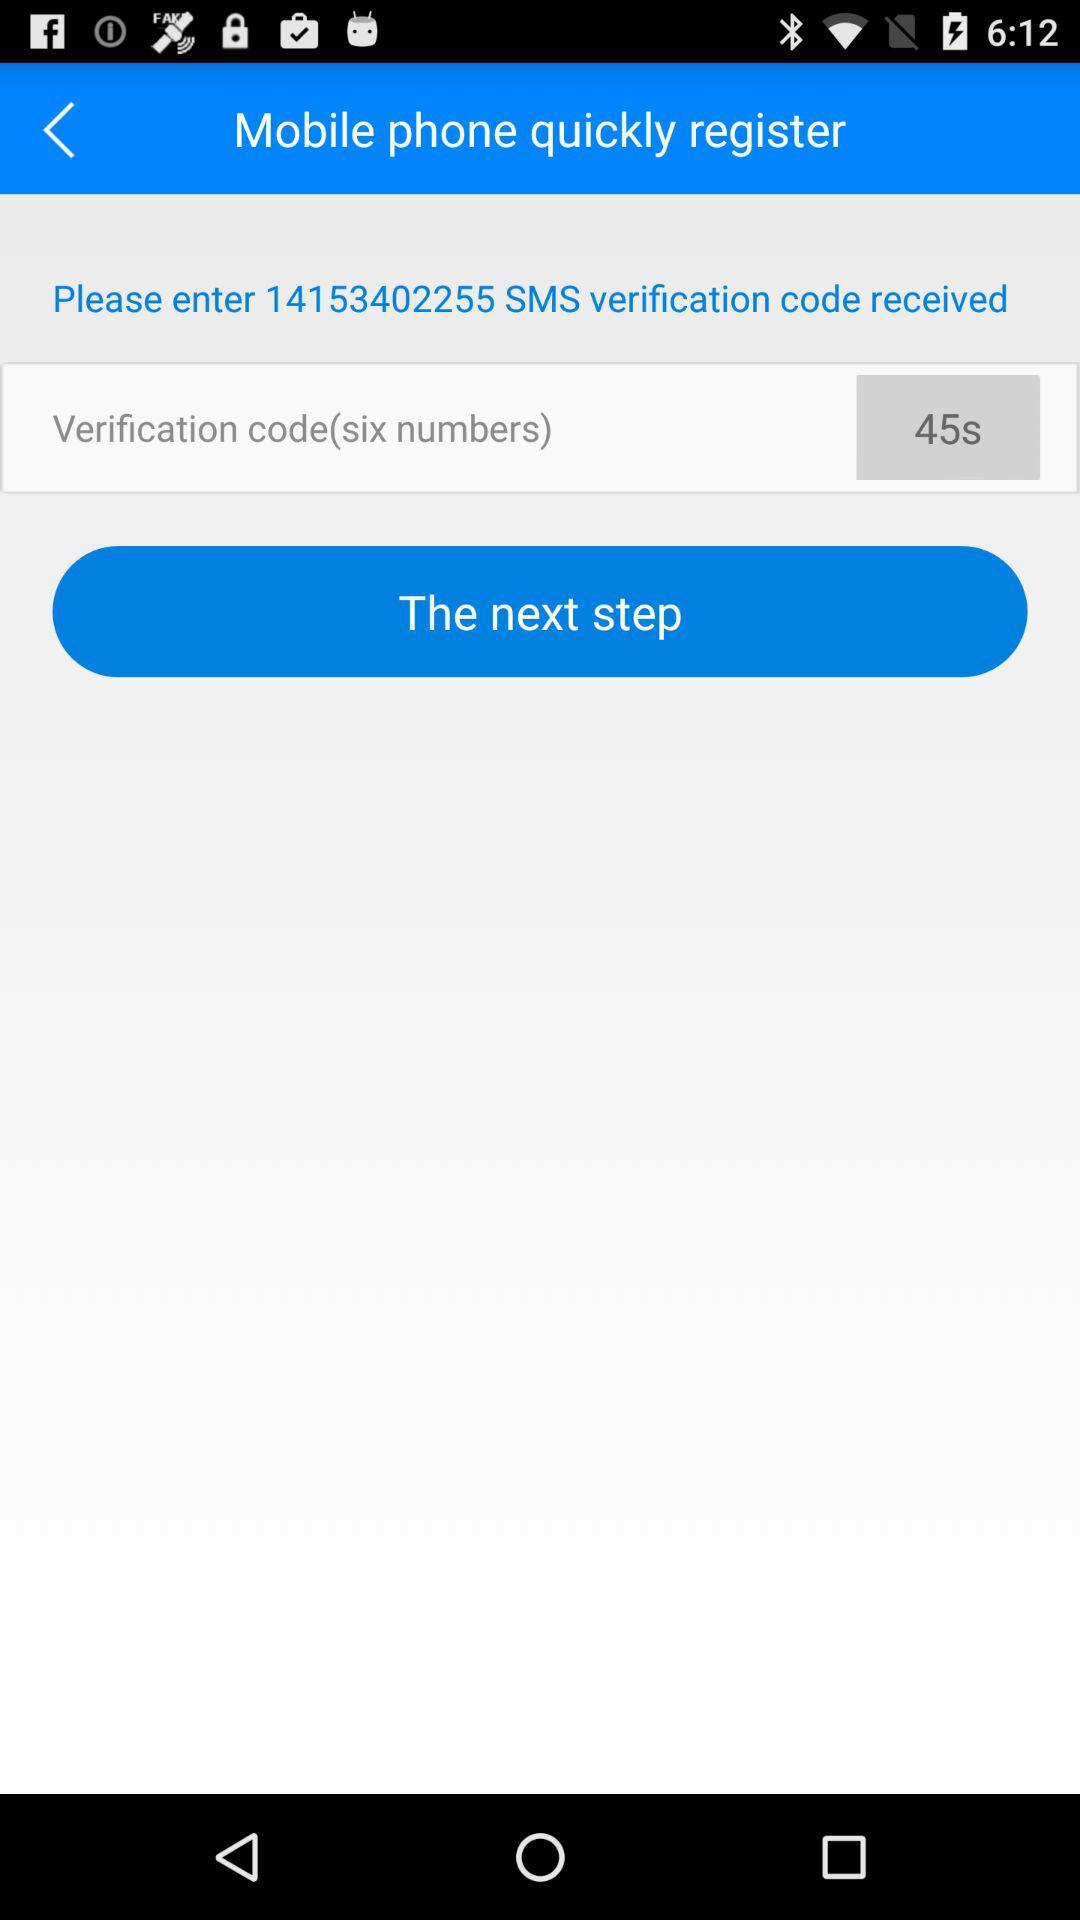  I want to click on the next step button, so click(540, 610).